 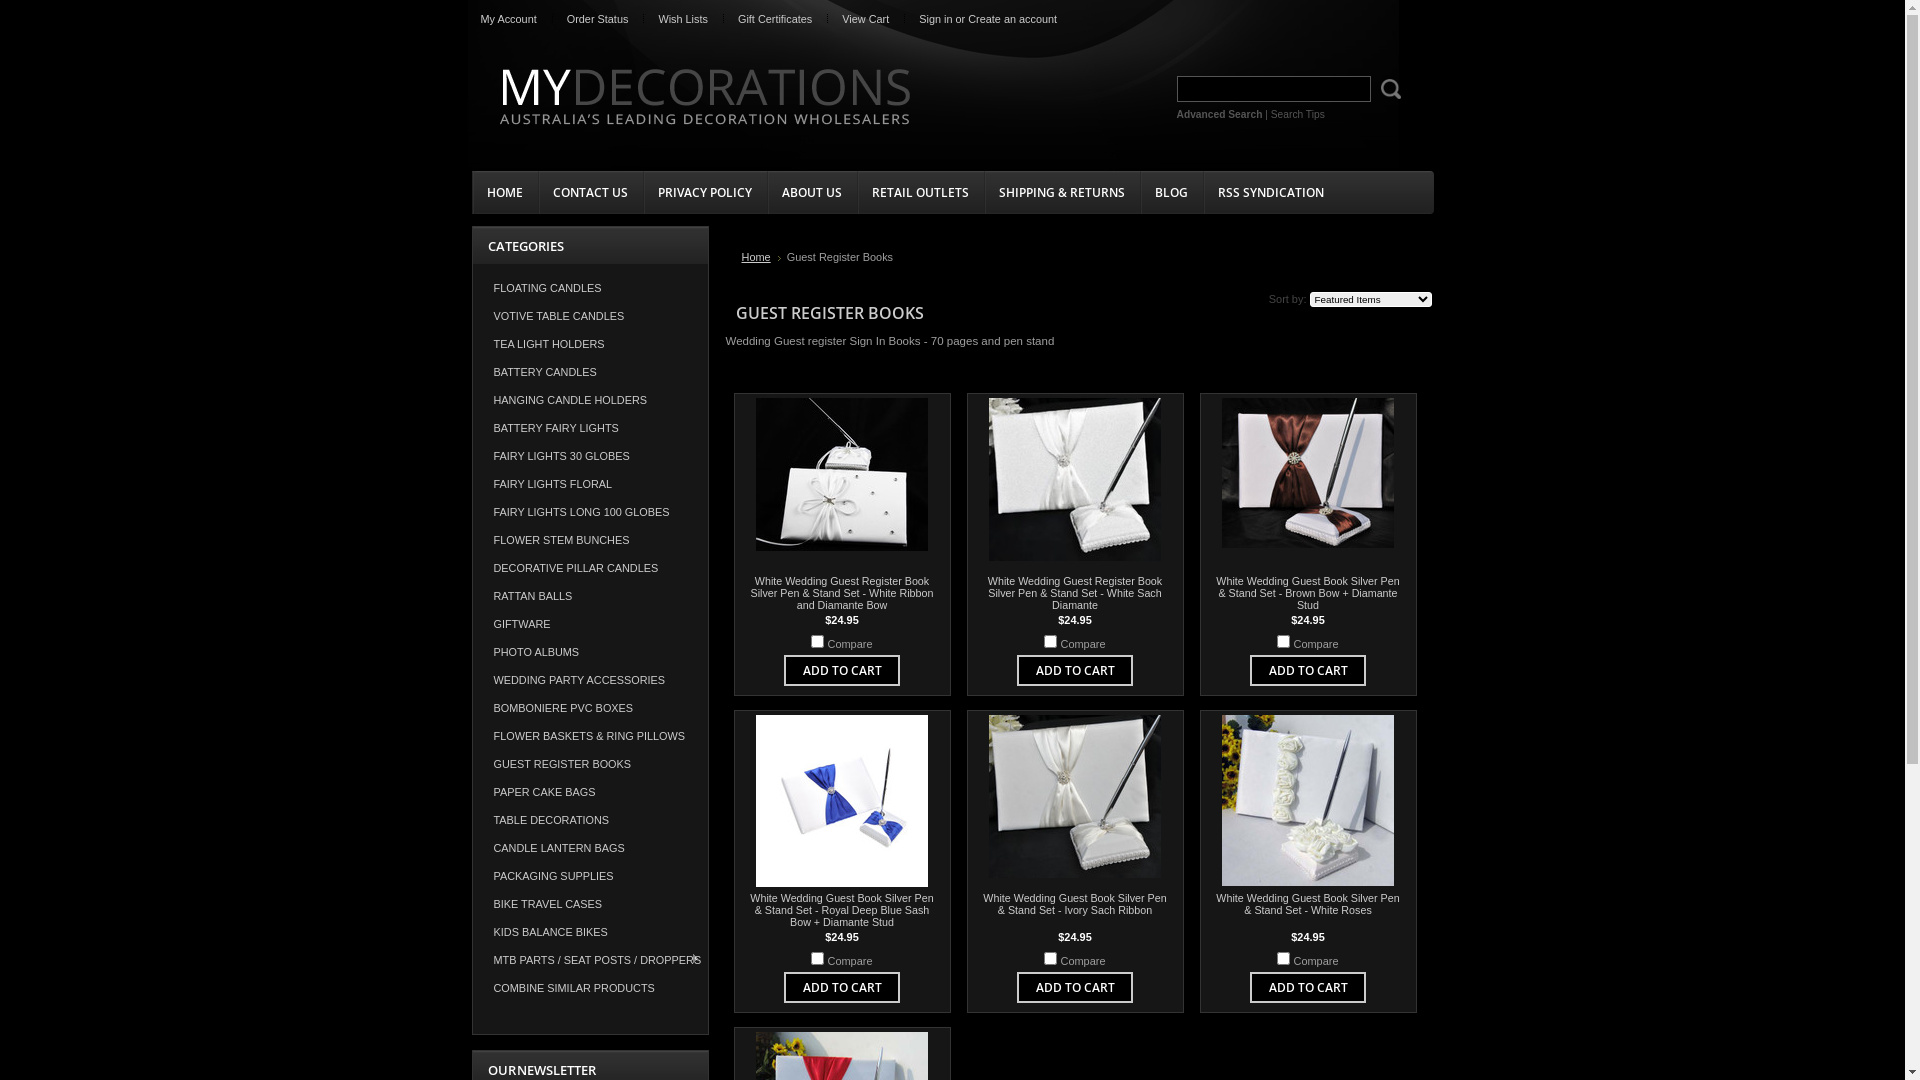 I want to click on 'GIFTWARE', so click(x=589, y=623).